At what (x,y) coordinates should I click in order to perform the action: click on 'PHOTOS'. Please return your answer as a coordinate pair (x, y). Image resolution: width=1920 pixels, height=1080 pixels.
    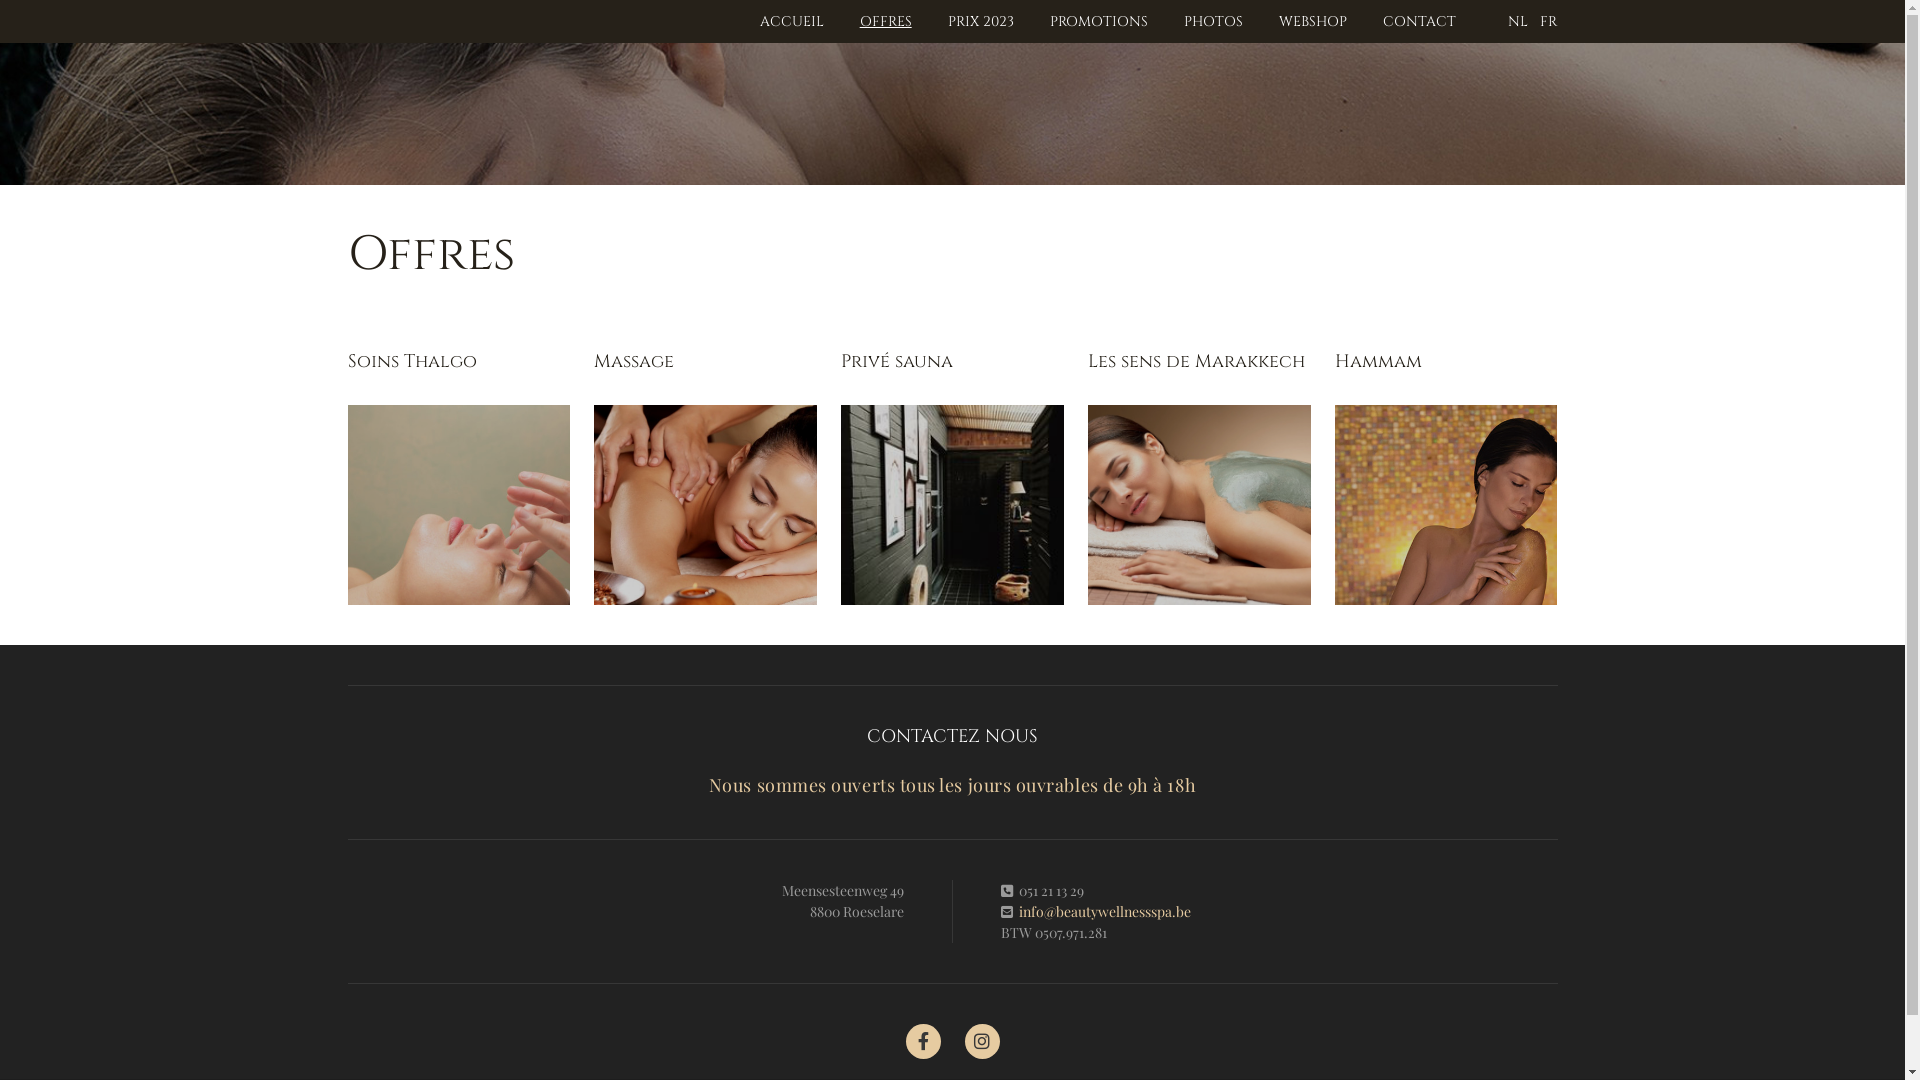
    Looking at the image, I should click on (1212, 21).